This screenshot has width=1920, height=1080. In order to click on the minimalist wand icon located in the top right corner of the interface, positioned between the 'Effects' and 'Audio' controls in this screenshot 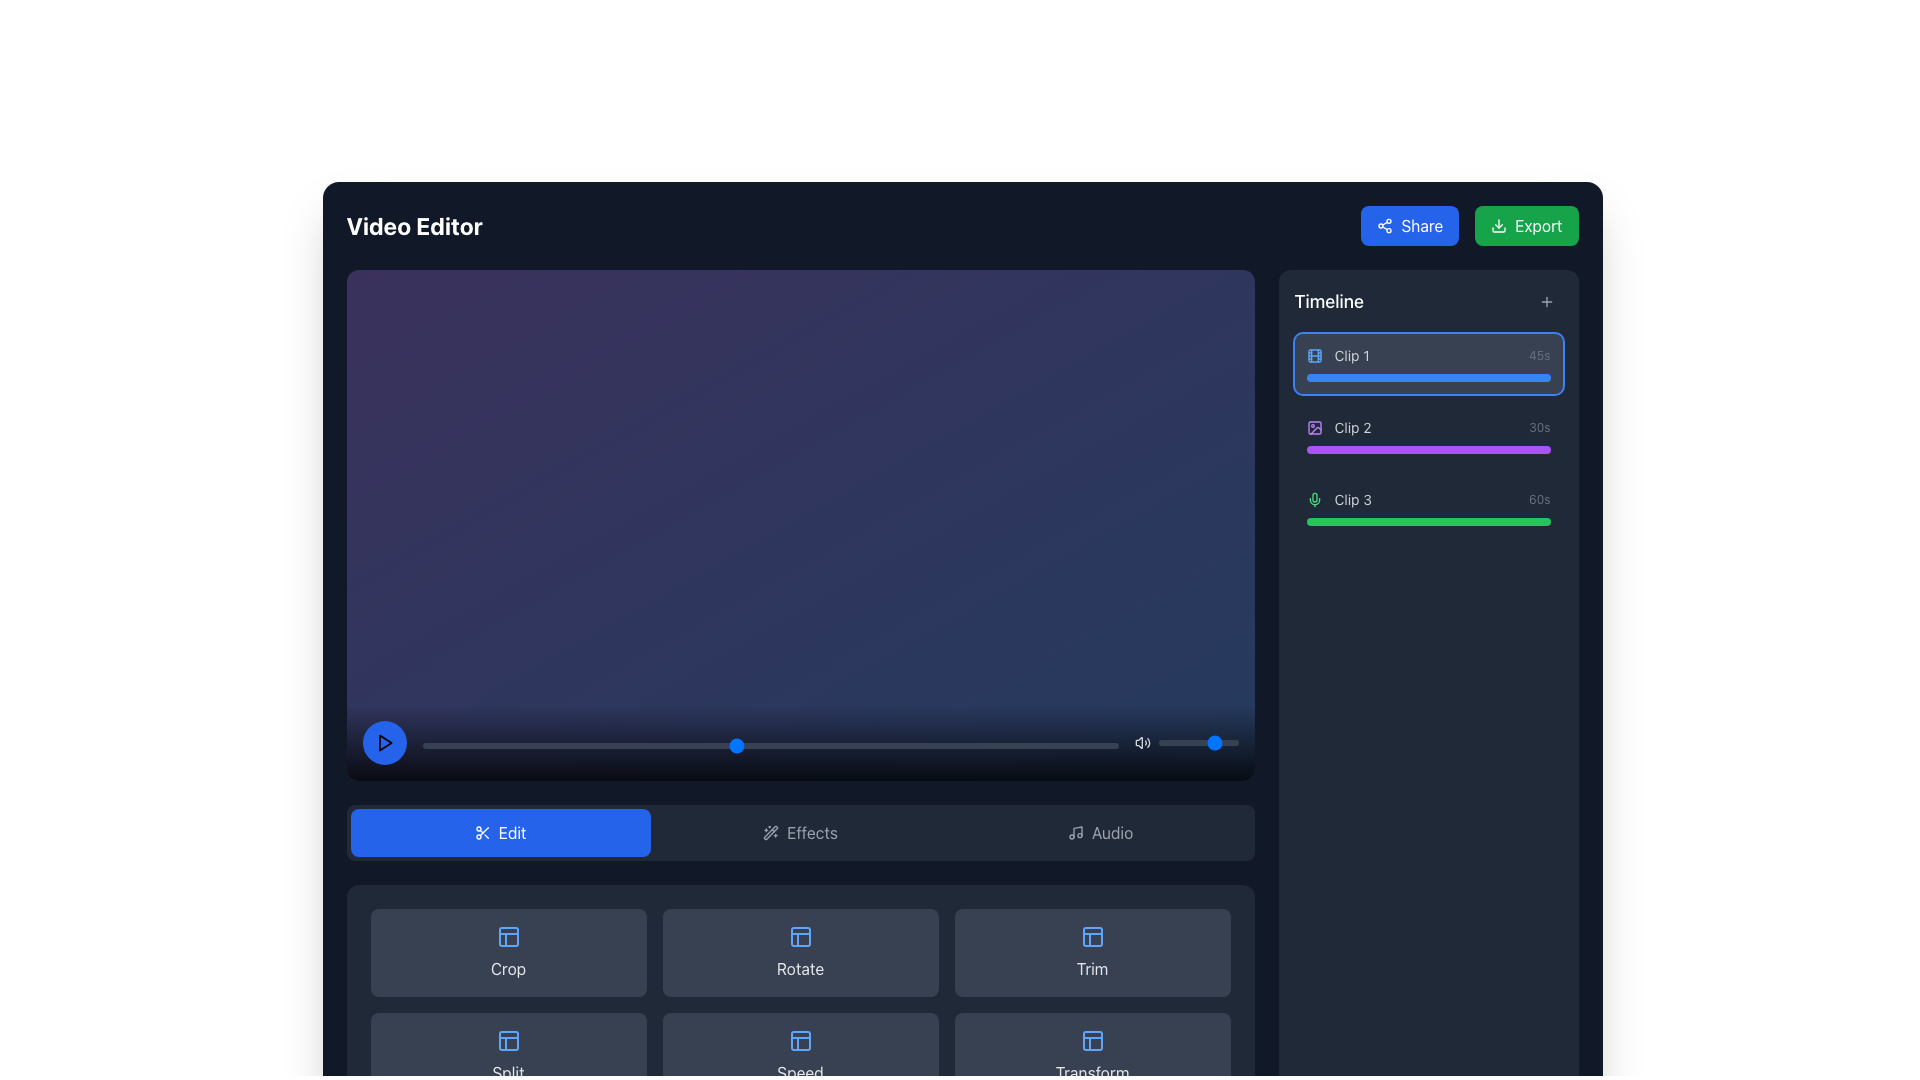, I will do `click(770, 832)`.